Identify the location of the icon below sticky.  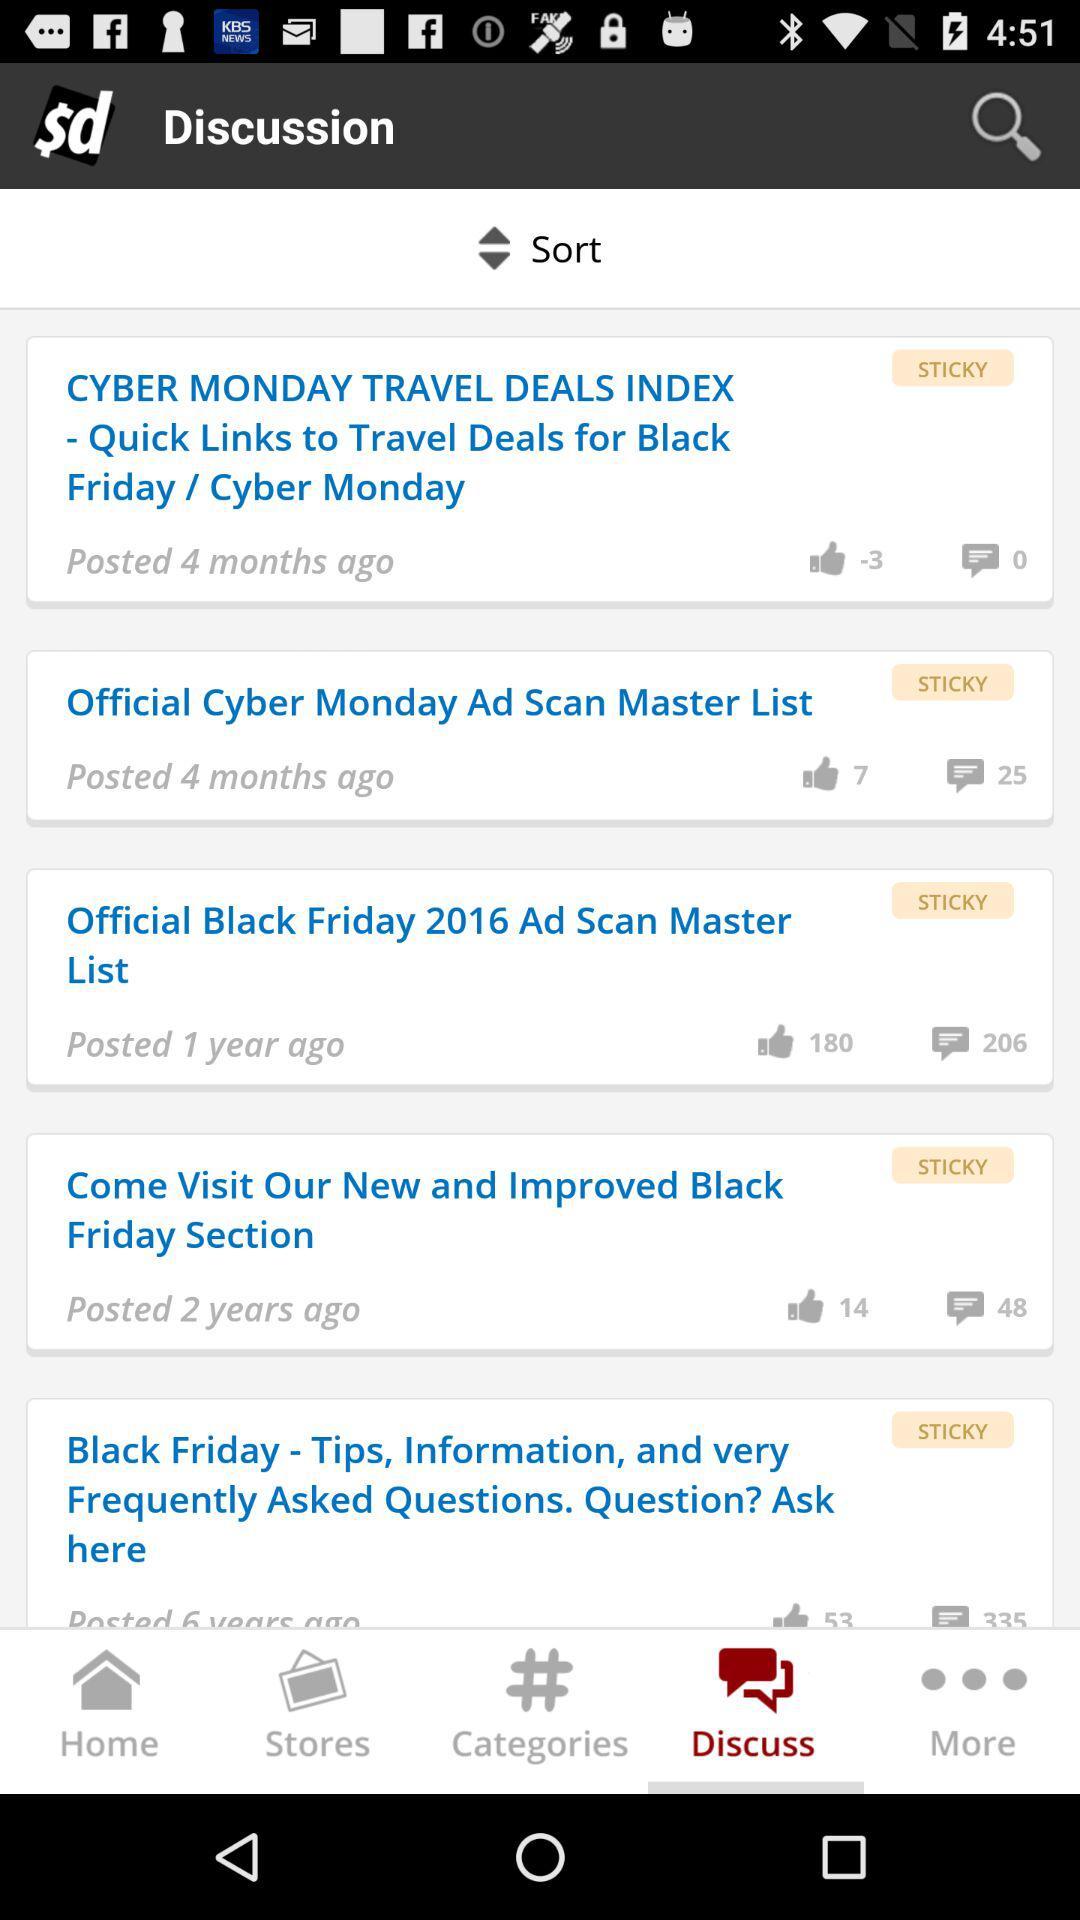
(1005, 1614).